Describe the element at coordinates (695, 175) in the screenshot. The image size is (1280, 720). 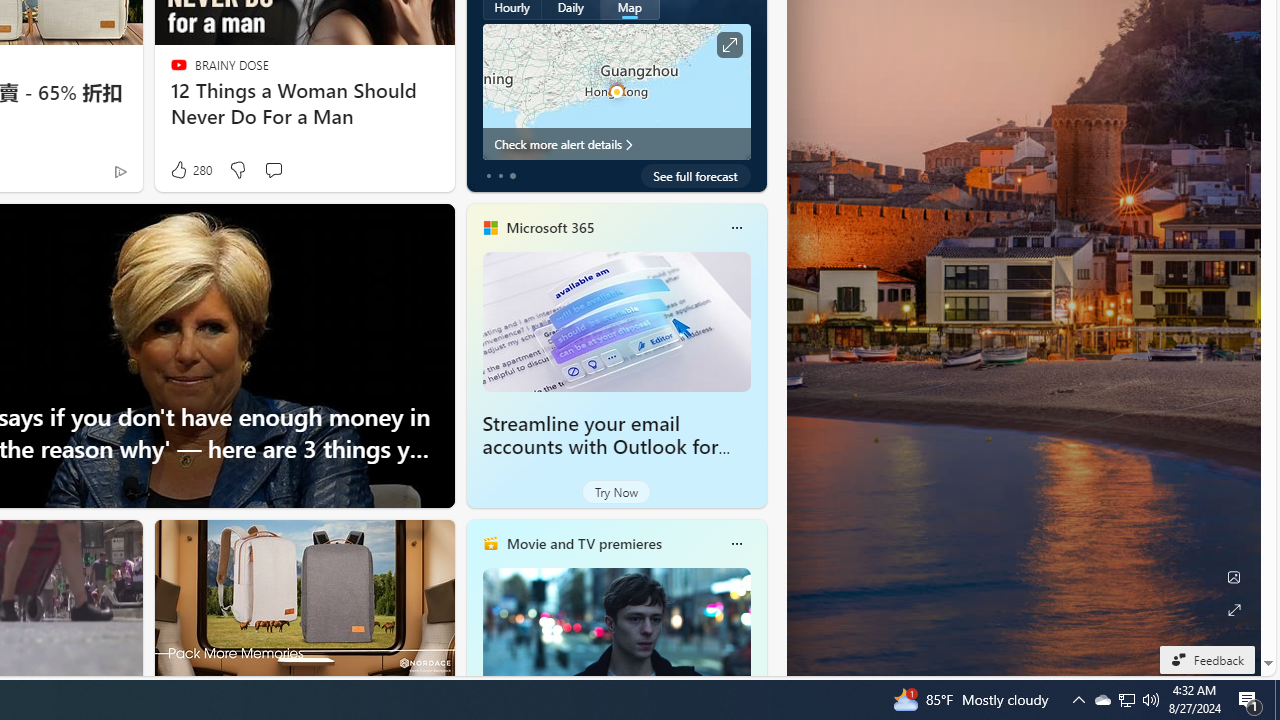
I see `'See full forecast'` at that location.